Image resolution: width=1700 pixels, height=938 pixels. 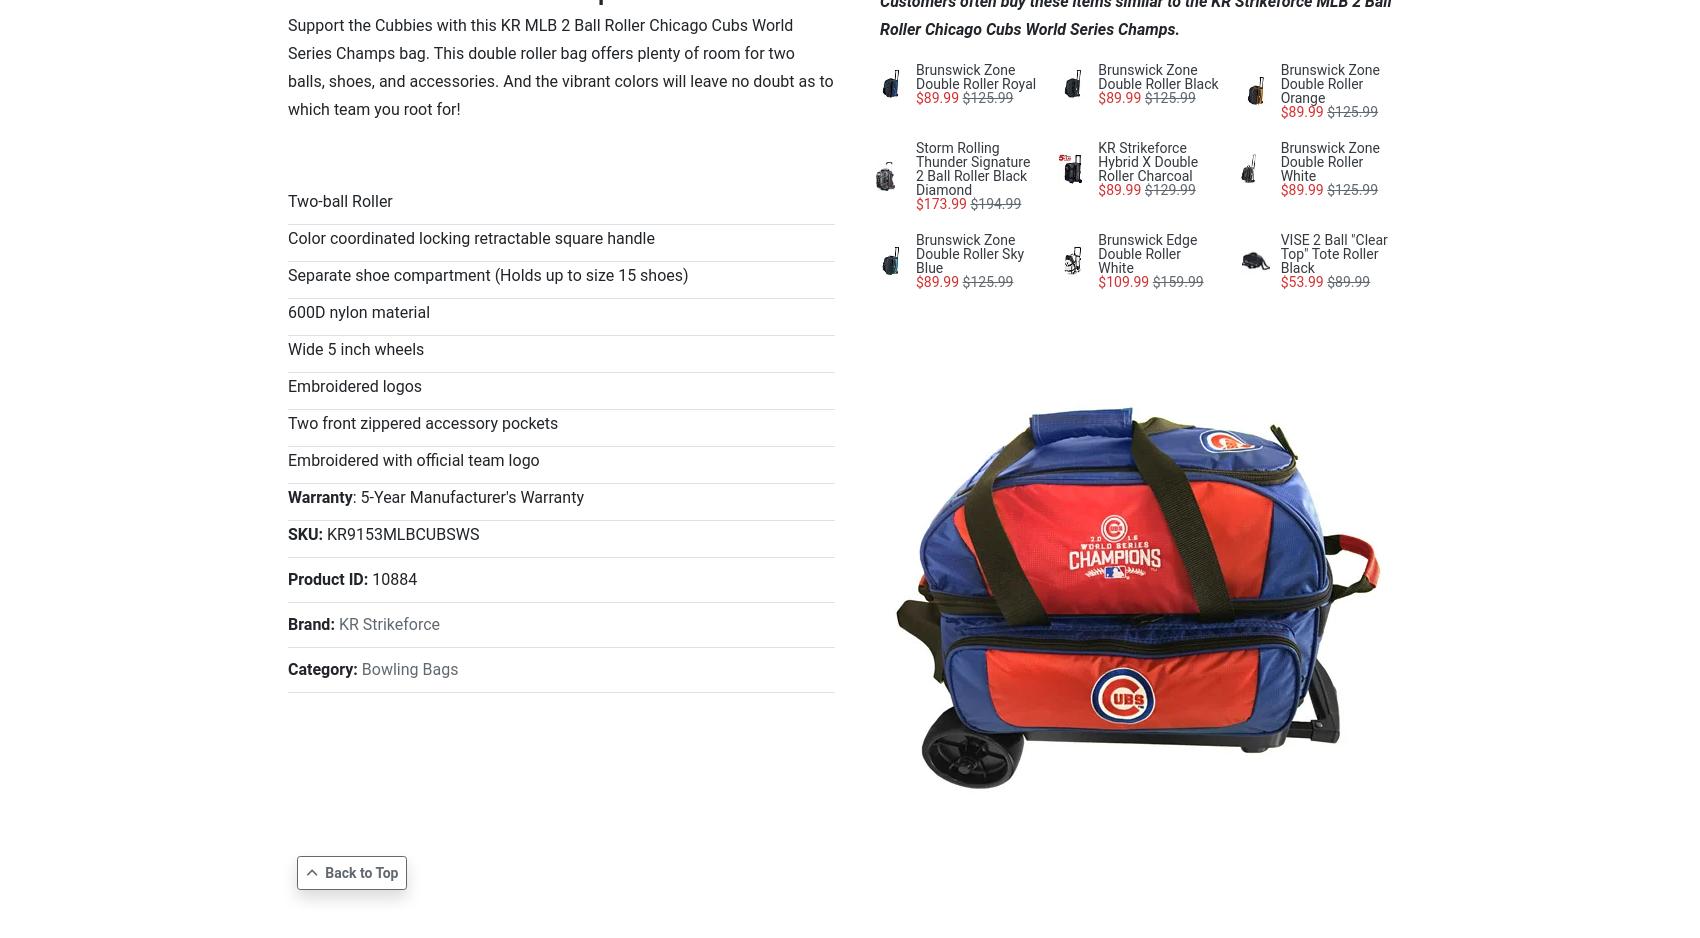 I want to click on '600D nylon material', so click(x=358, y=311).